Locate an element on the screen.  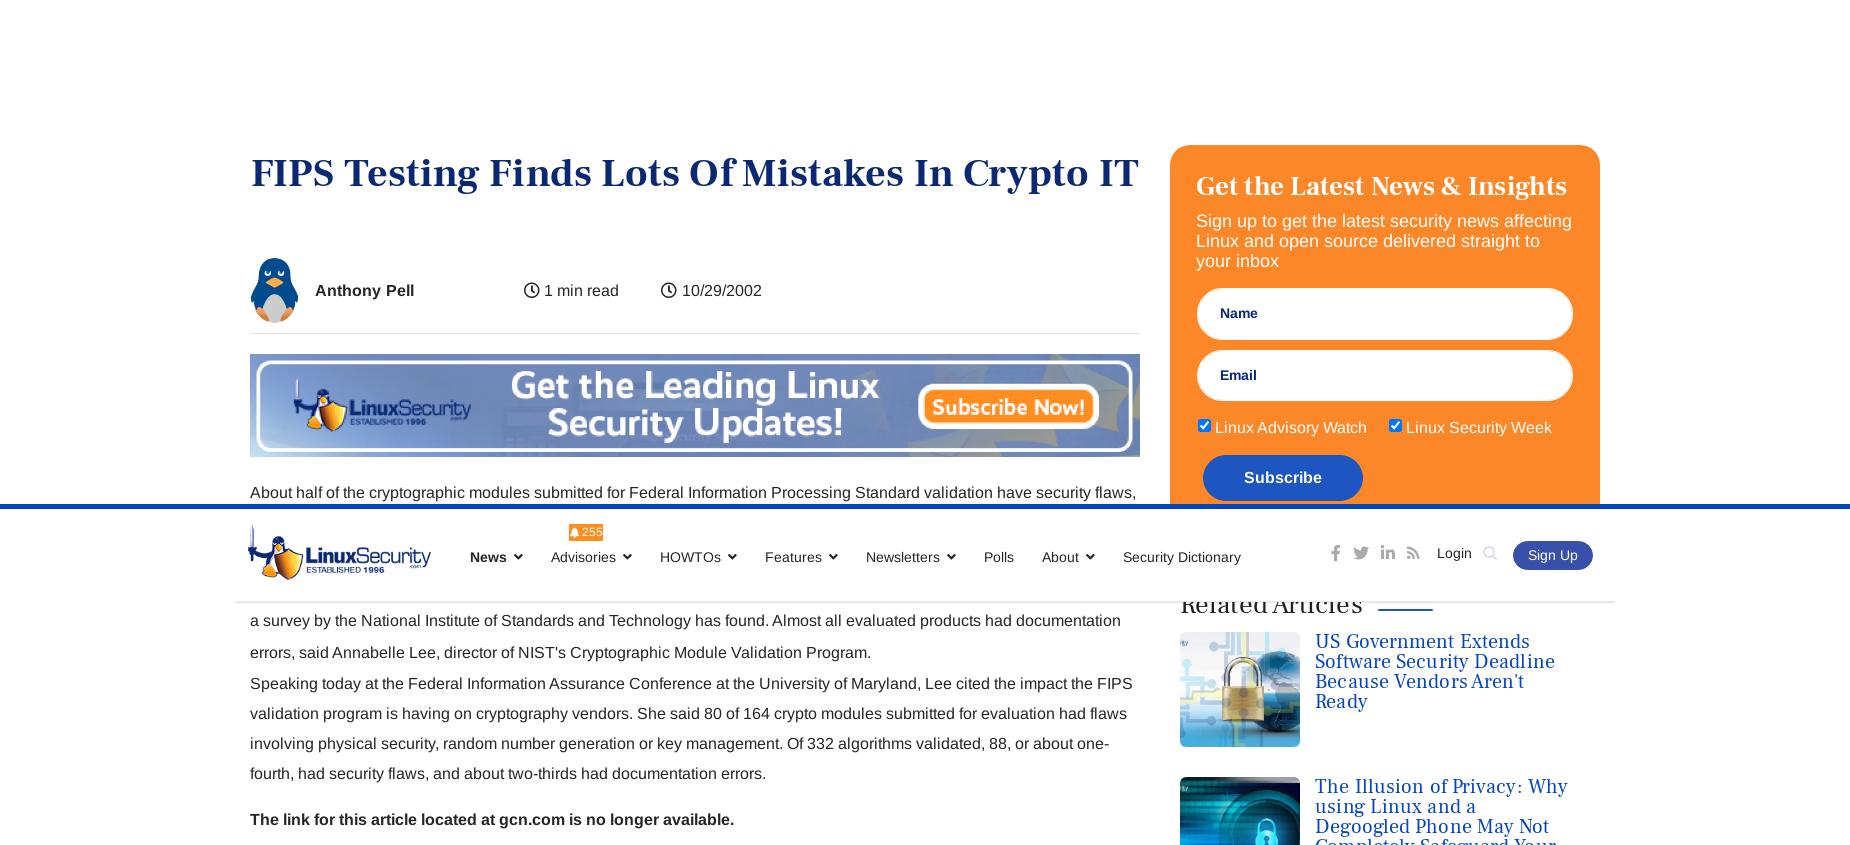
'Security Dictionary' is located at coordinates (1180, 51).